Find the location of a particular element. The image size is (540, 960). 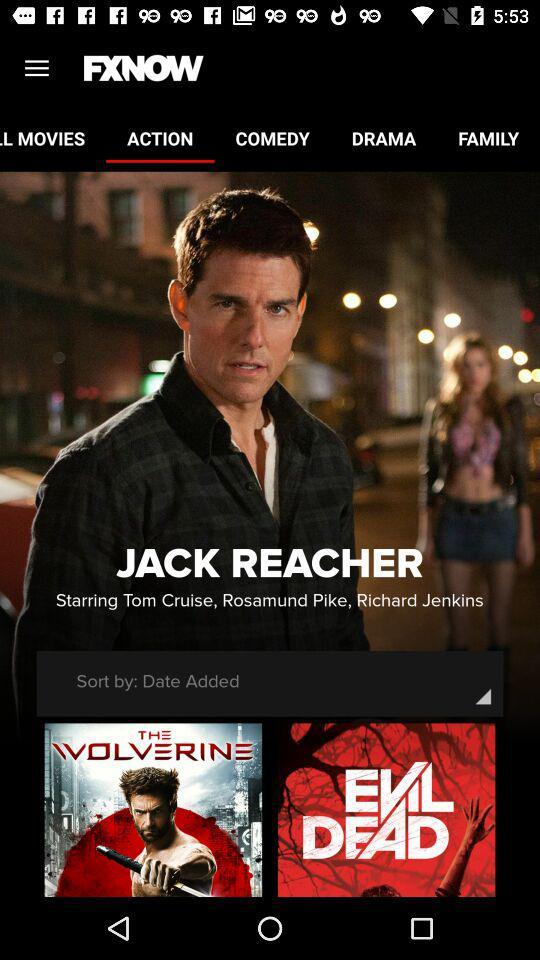

icon above the starring tom cruise is located at coordinates (270, 564).